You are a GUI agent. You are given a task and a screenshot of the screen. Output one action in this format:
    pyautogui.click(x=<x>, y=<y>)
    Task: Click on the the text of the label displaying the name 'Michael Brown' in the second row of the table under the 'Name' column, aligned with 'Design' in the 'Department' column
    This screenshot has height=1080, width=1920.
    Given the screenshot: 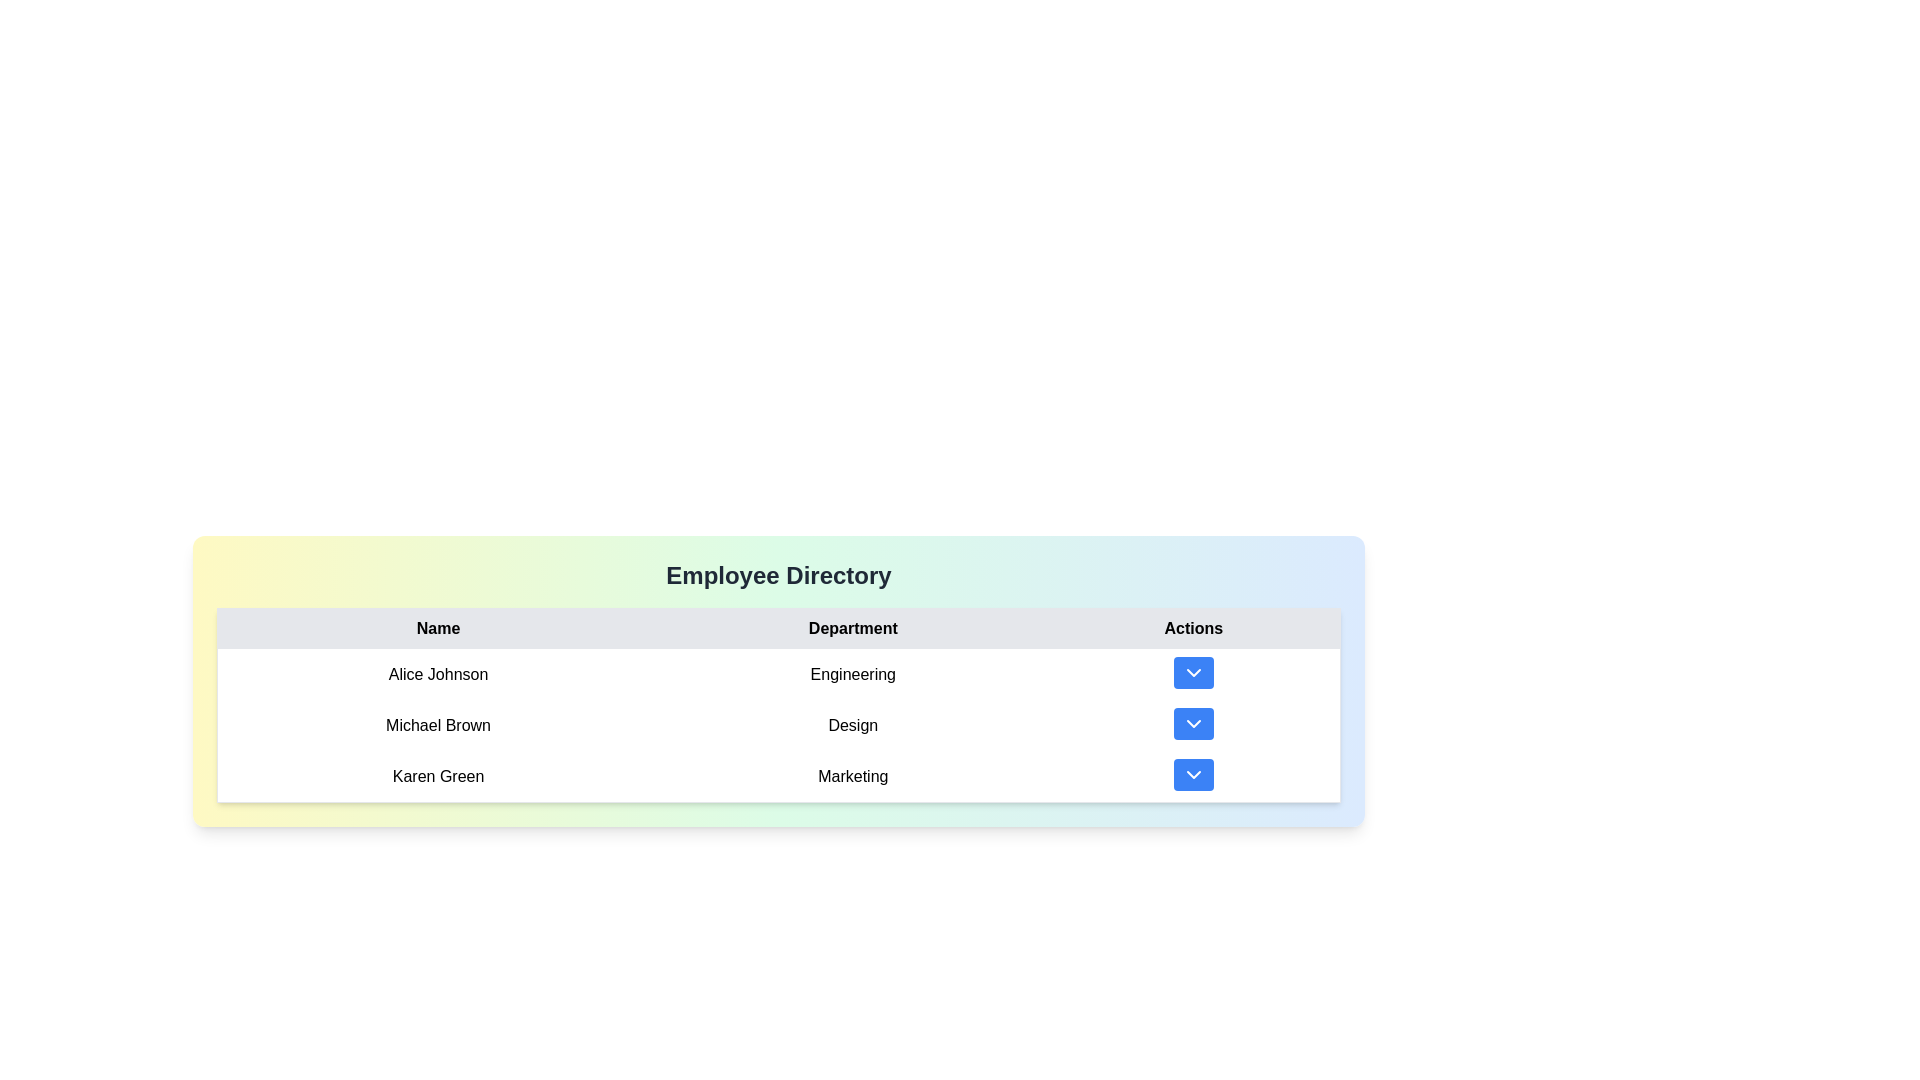 What is the action you would take?
    pyautogui.click(x=437, y=725)
    